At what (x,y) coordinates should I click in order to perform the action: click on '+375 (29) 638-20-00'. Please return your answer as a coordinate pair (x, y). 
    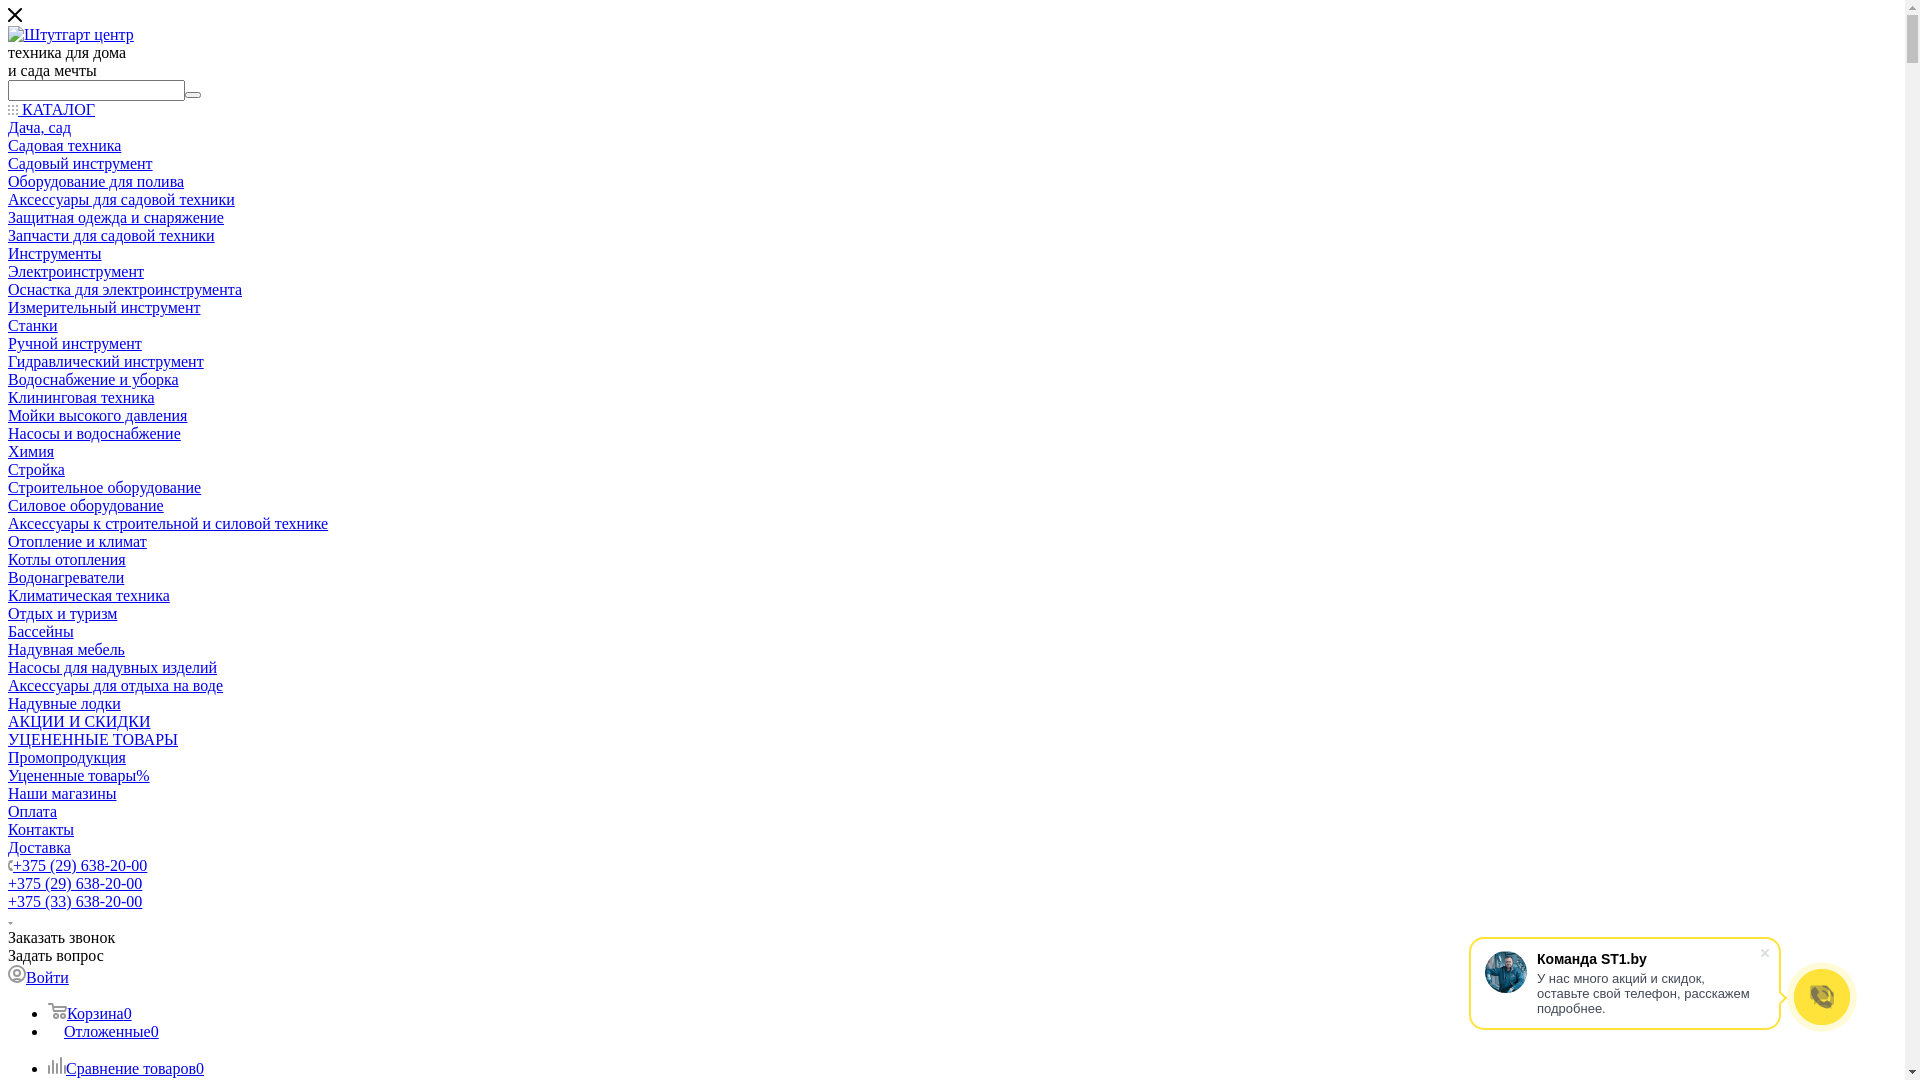
    Looking at the image, I should click on (80, 864).